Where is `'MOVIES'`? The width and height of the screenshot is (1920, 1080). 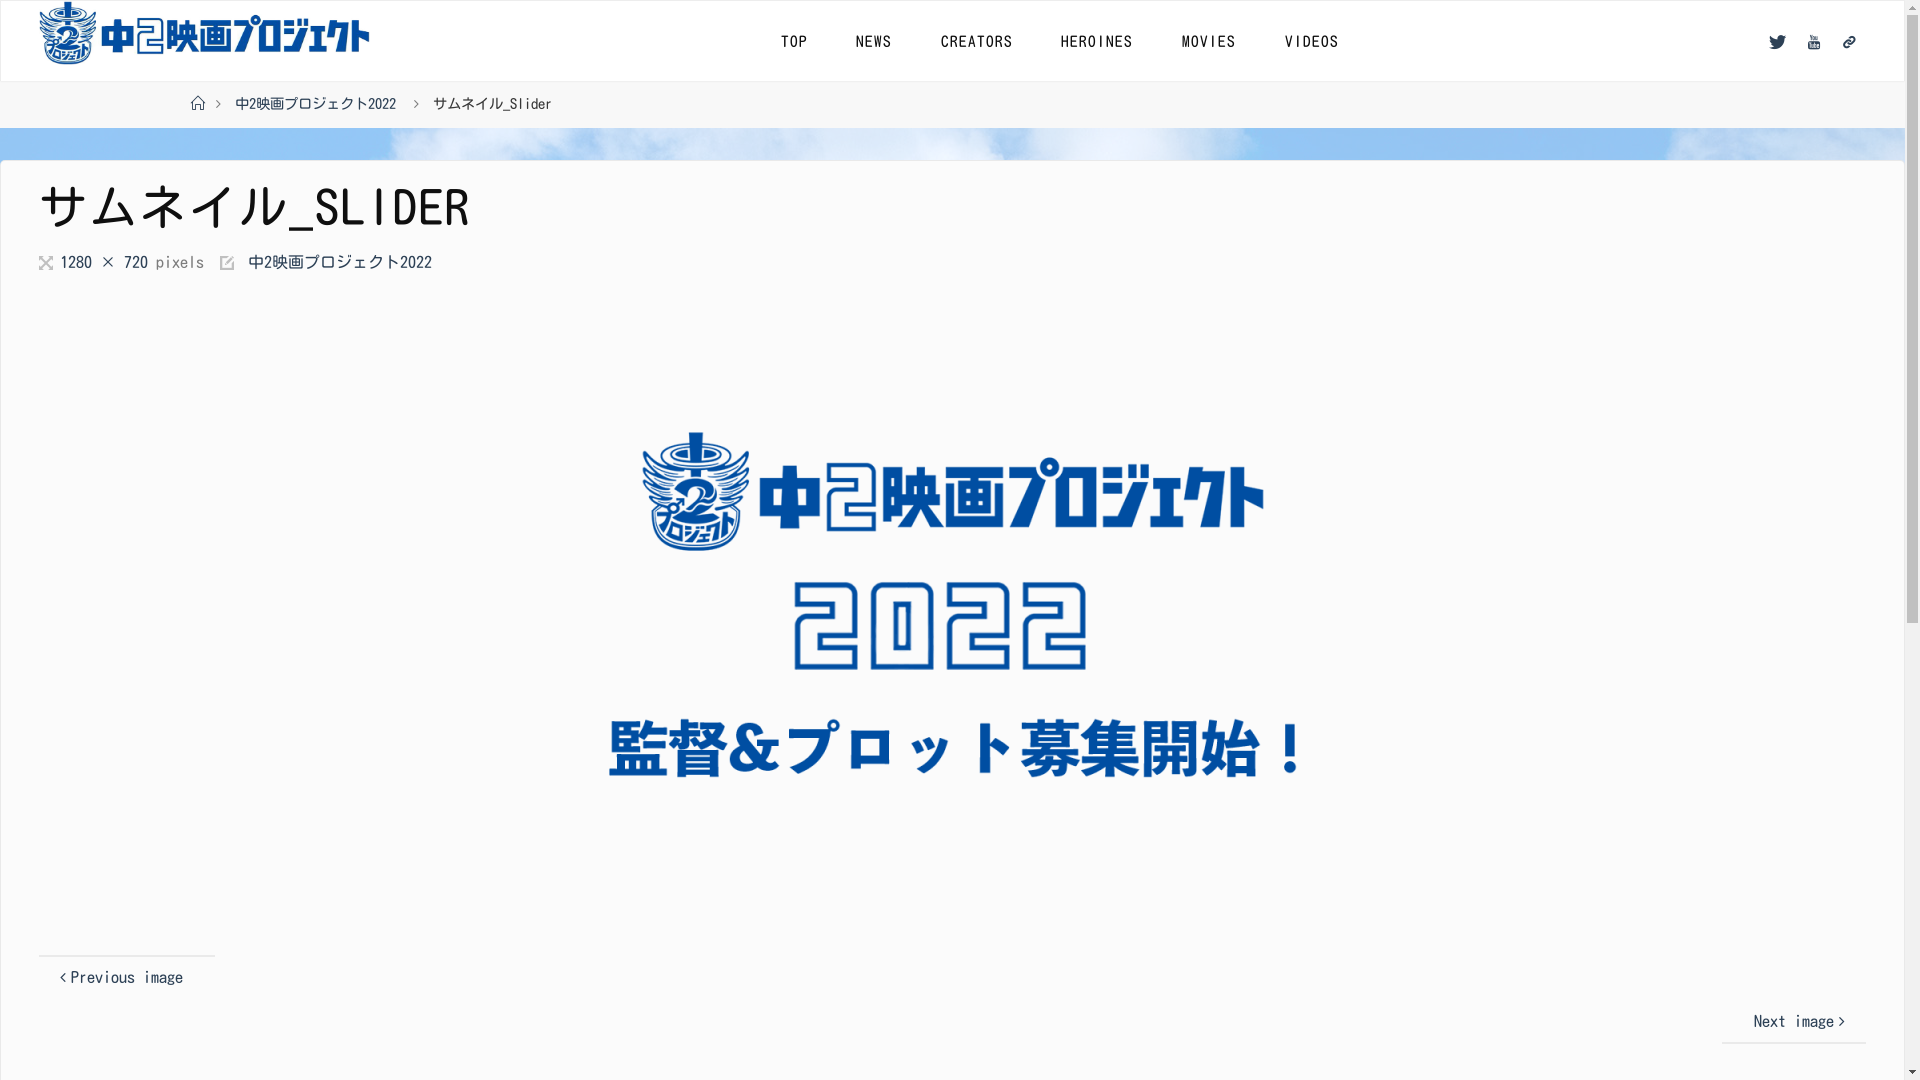
'MOVIES' is located at coordinates (1208, 41).